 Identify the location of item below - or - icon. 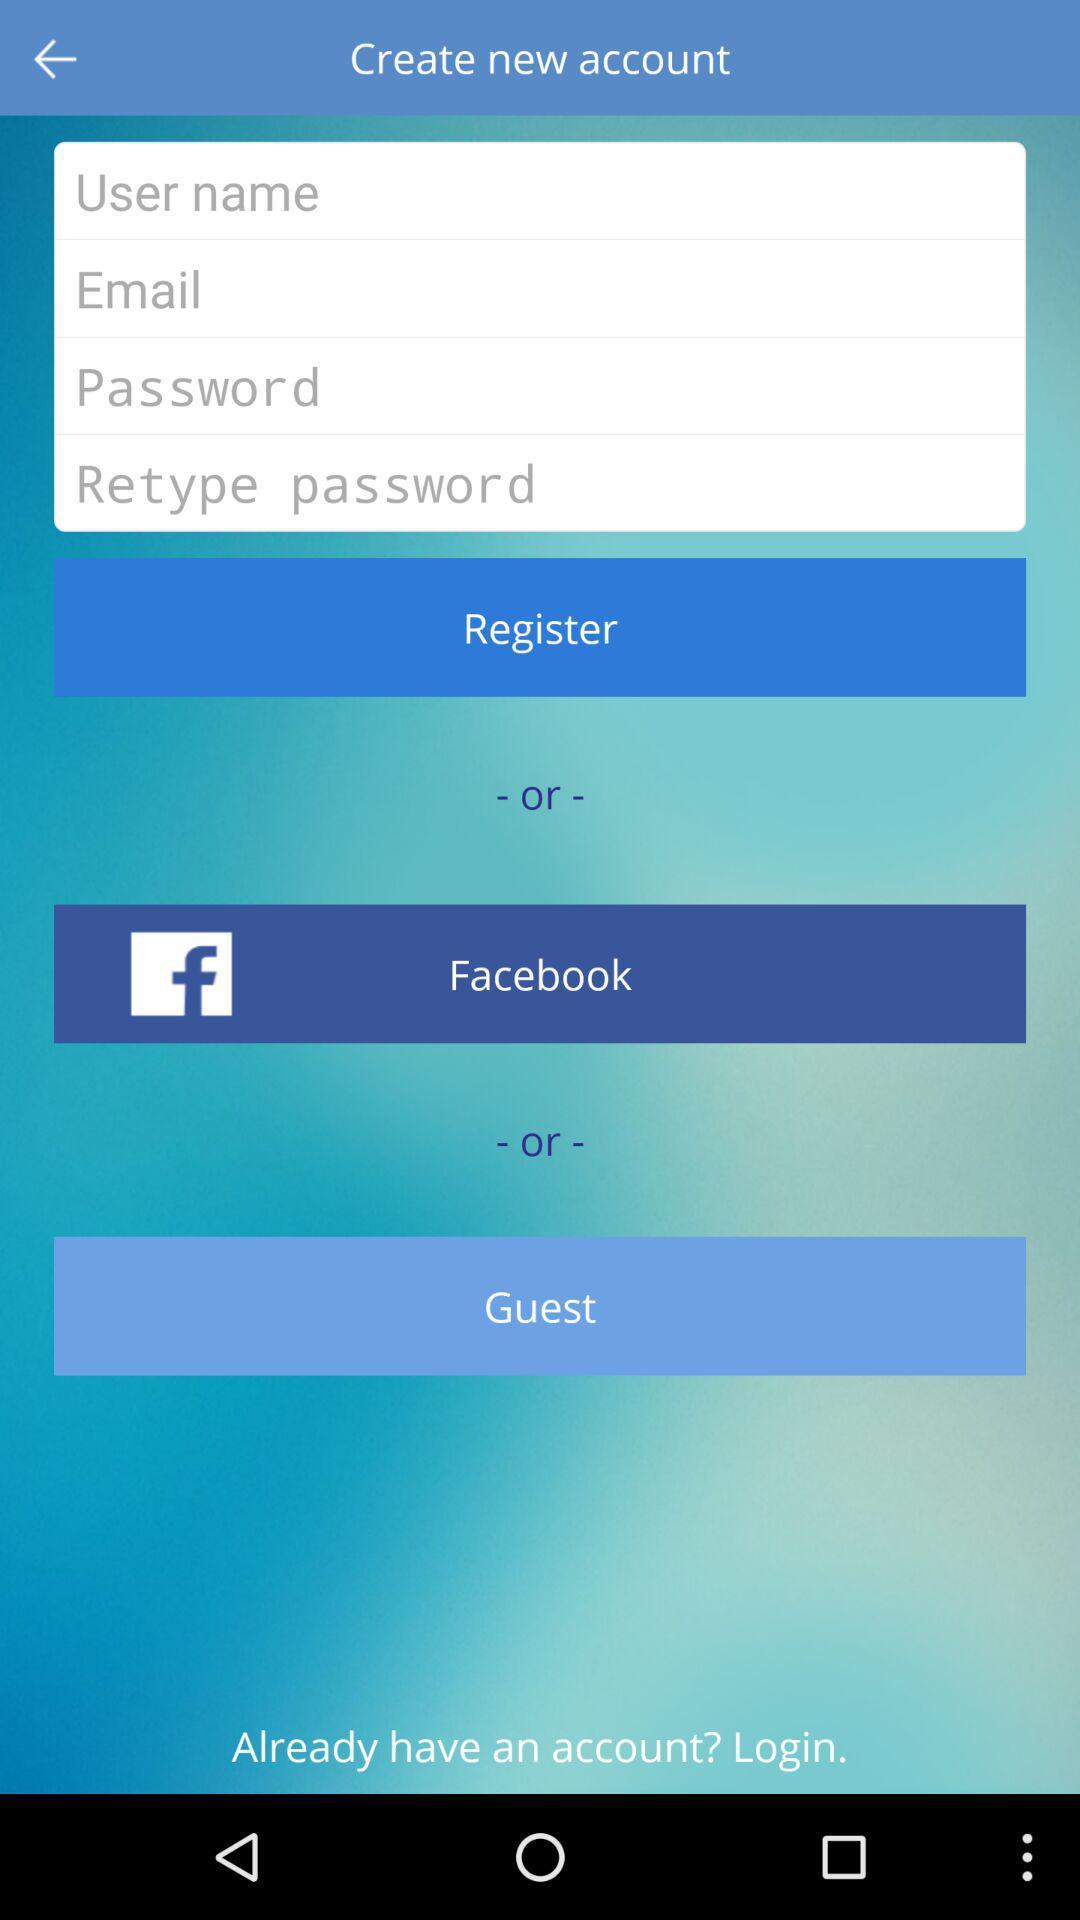
(540, 1306).